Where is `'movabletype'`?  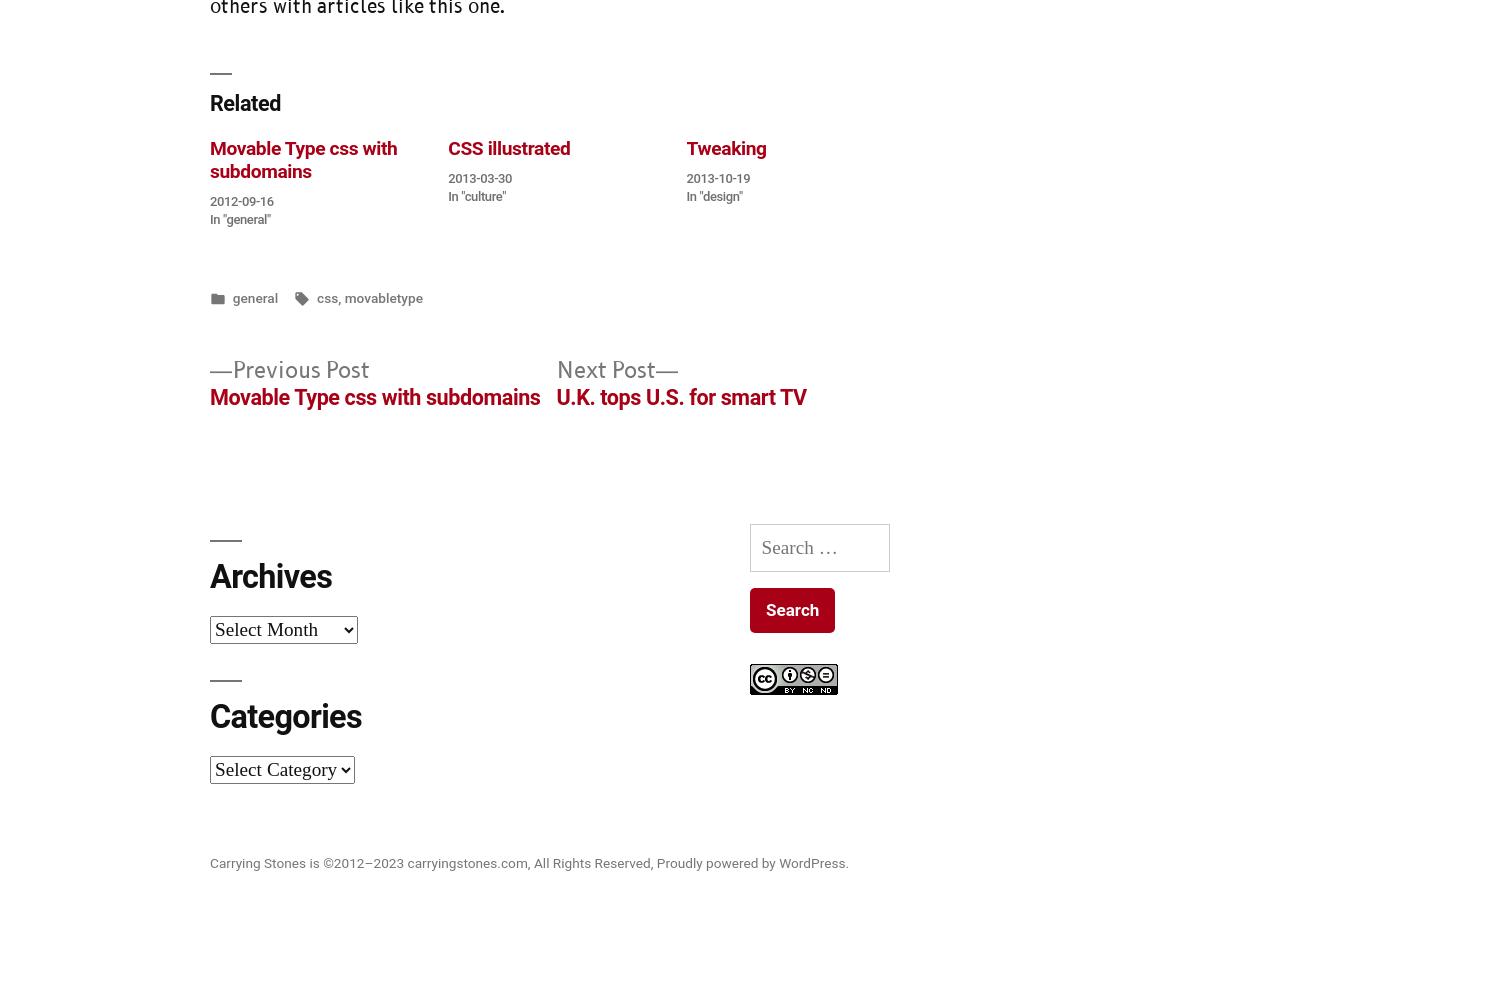 'movabletype' is located at coordinates (382, 297).